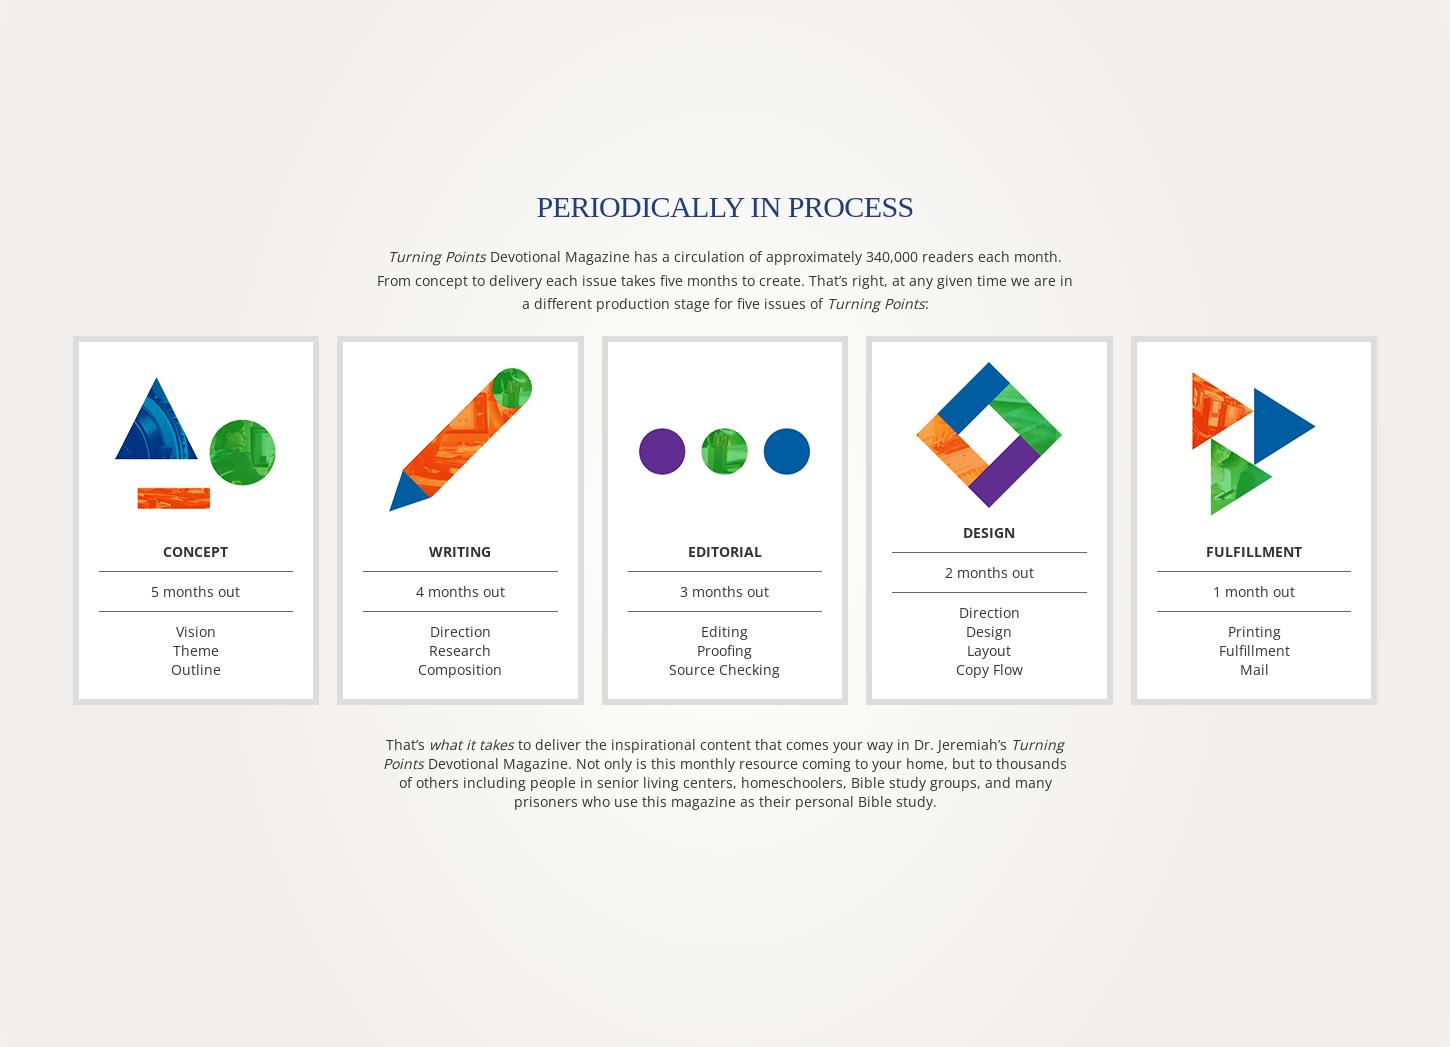 The width and height of the screenshot is (1450, 1047). What do you see at coordinates (194, 551) in the screenshot?
I see `'Concept'` at bounding box center [194, 551].